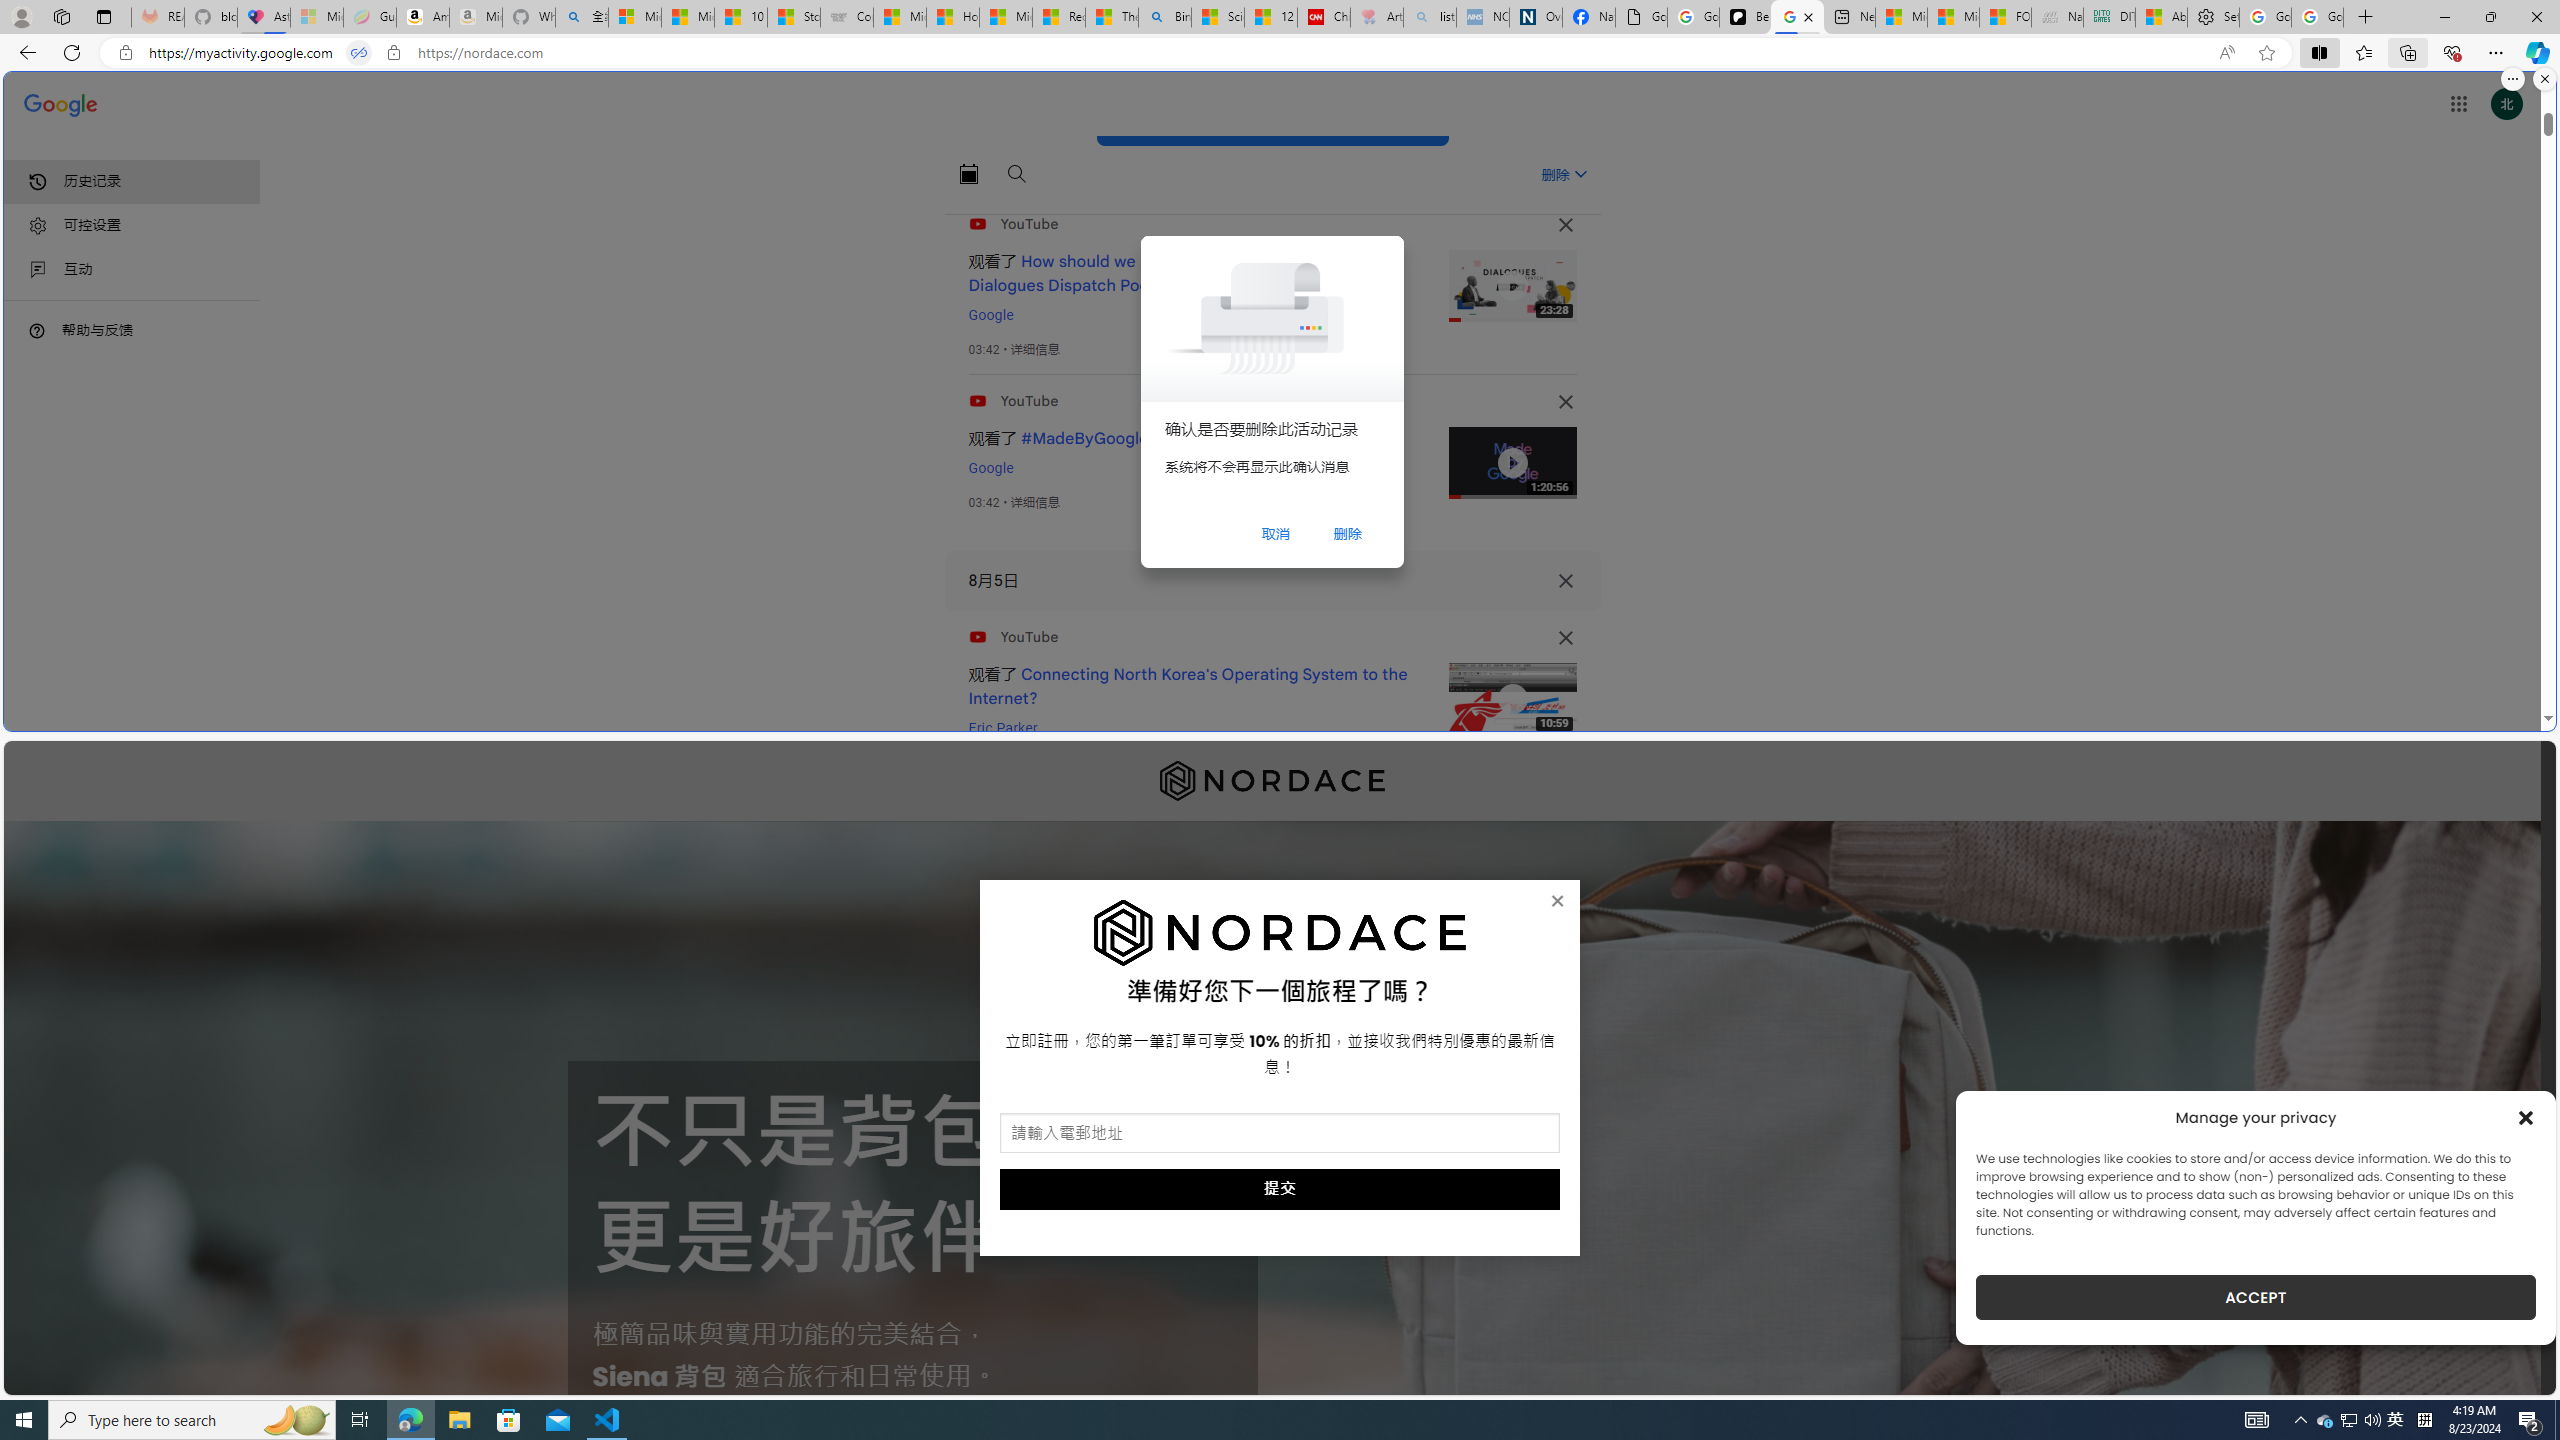 This screenshot has width=2560, height=1440. Describe the element at coordinates (262, 16) in the screenshot. I see `'Asthma Inhalers: Names and Types'` at that location.